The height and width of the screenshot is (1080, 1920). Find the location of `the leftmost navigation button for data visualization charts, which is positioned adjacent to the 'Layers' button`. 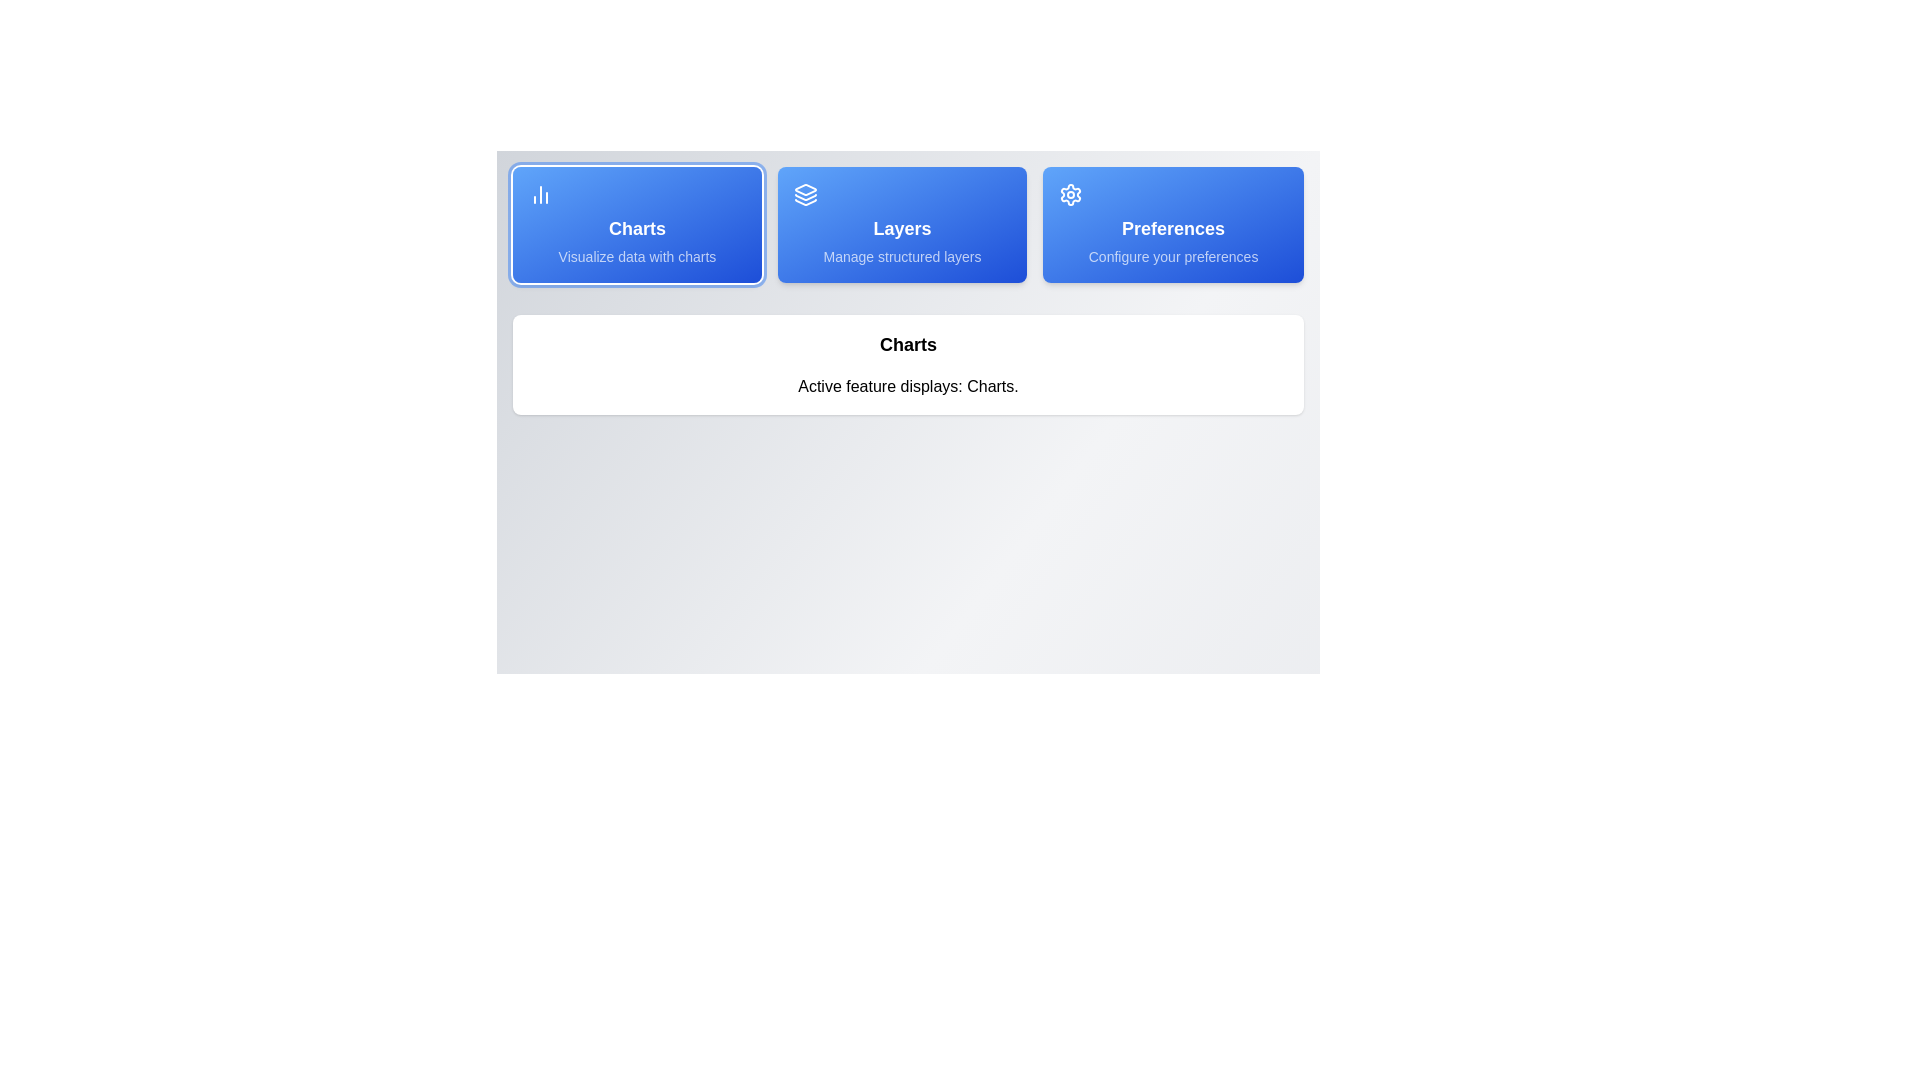

the leftmost navigation button for data visualization charts, which is positioned adjacent to the 'Layers' button is located at coordinates (636, 224).